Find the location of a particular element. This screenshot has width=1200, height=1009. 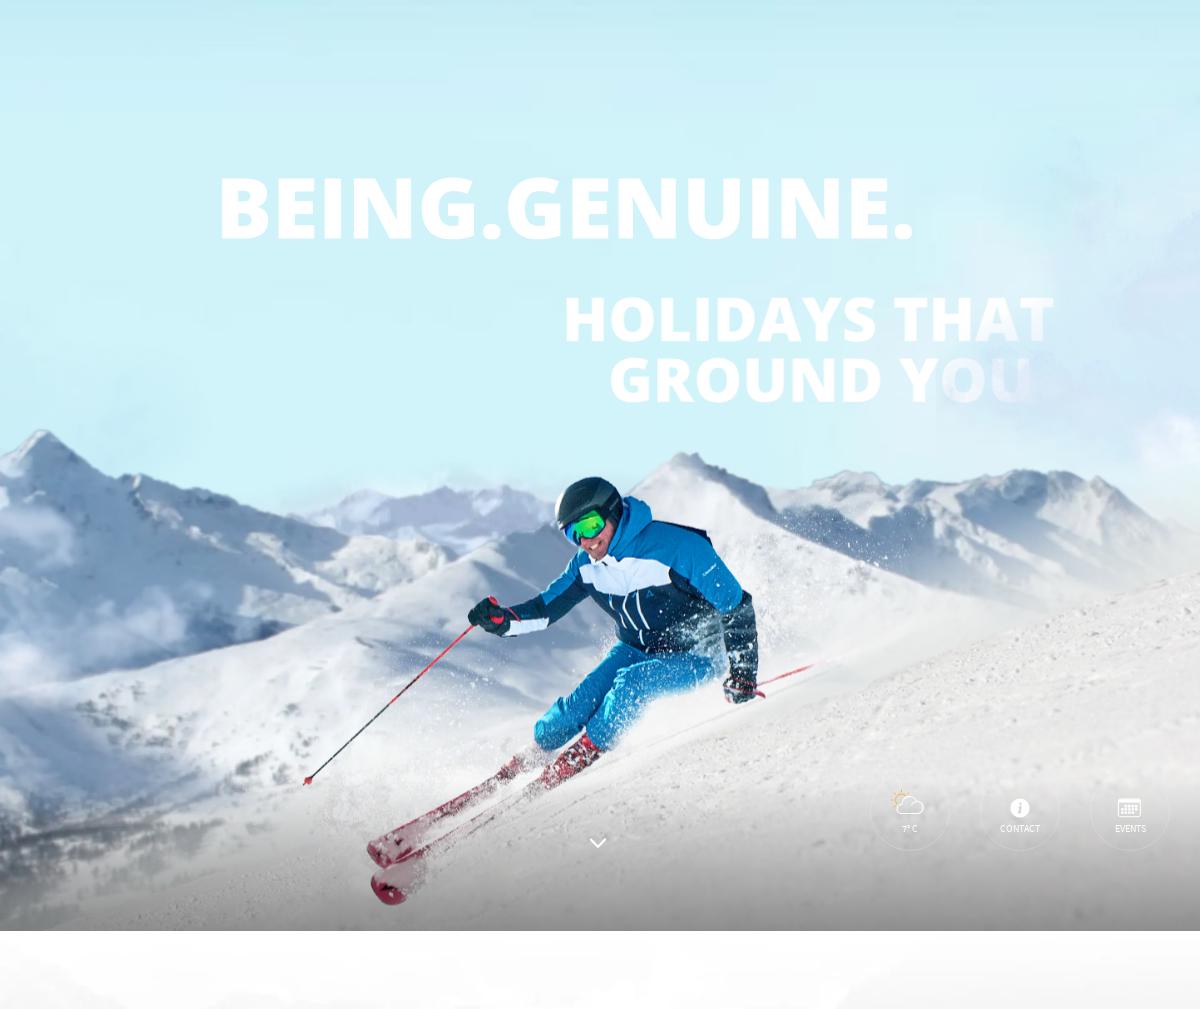

'Accept necessary cookies only' is located at coordinates (315, 921).